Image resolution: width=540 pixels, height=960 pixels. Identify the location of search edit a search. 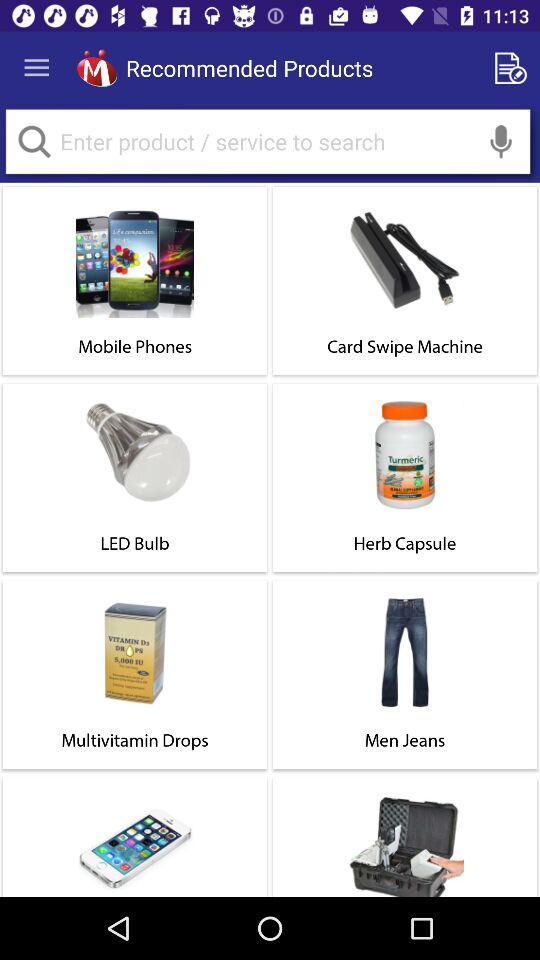
(514, 68).